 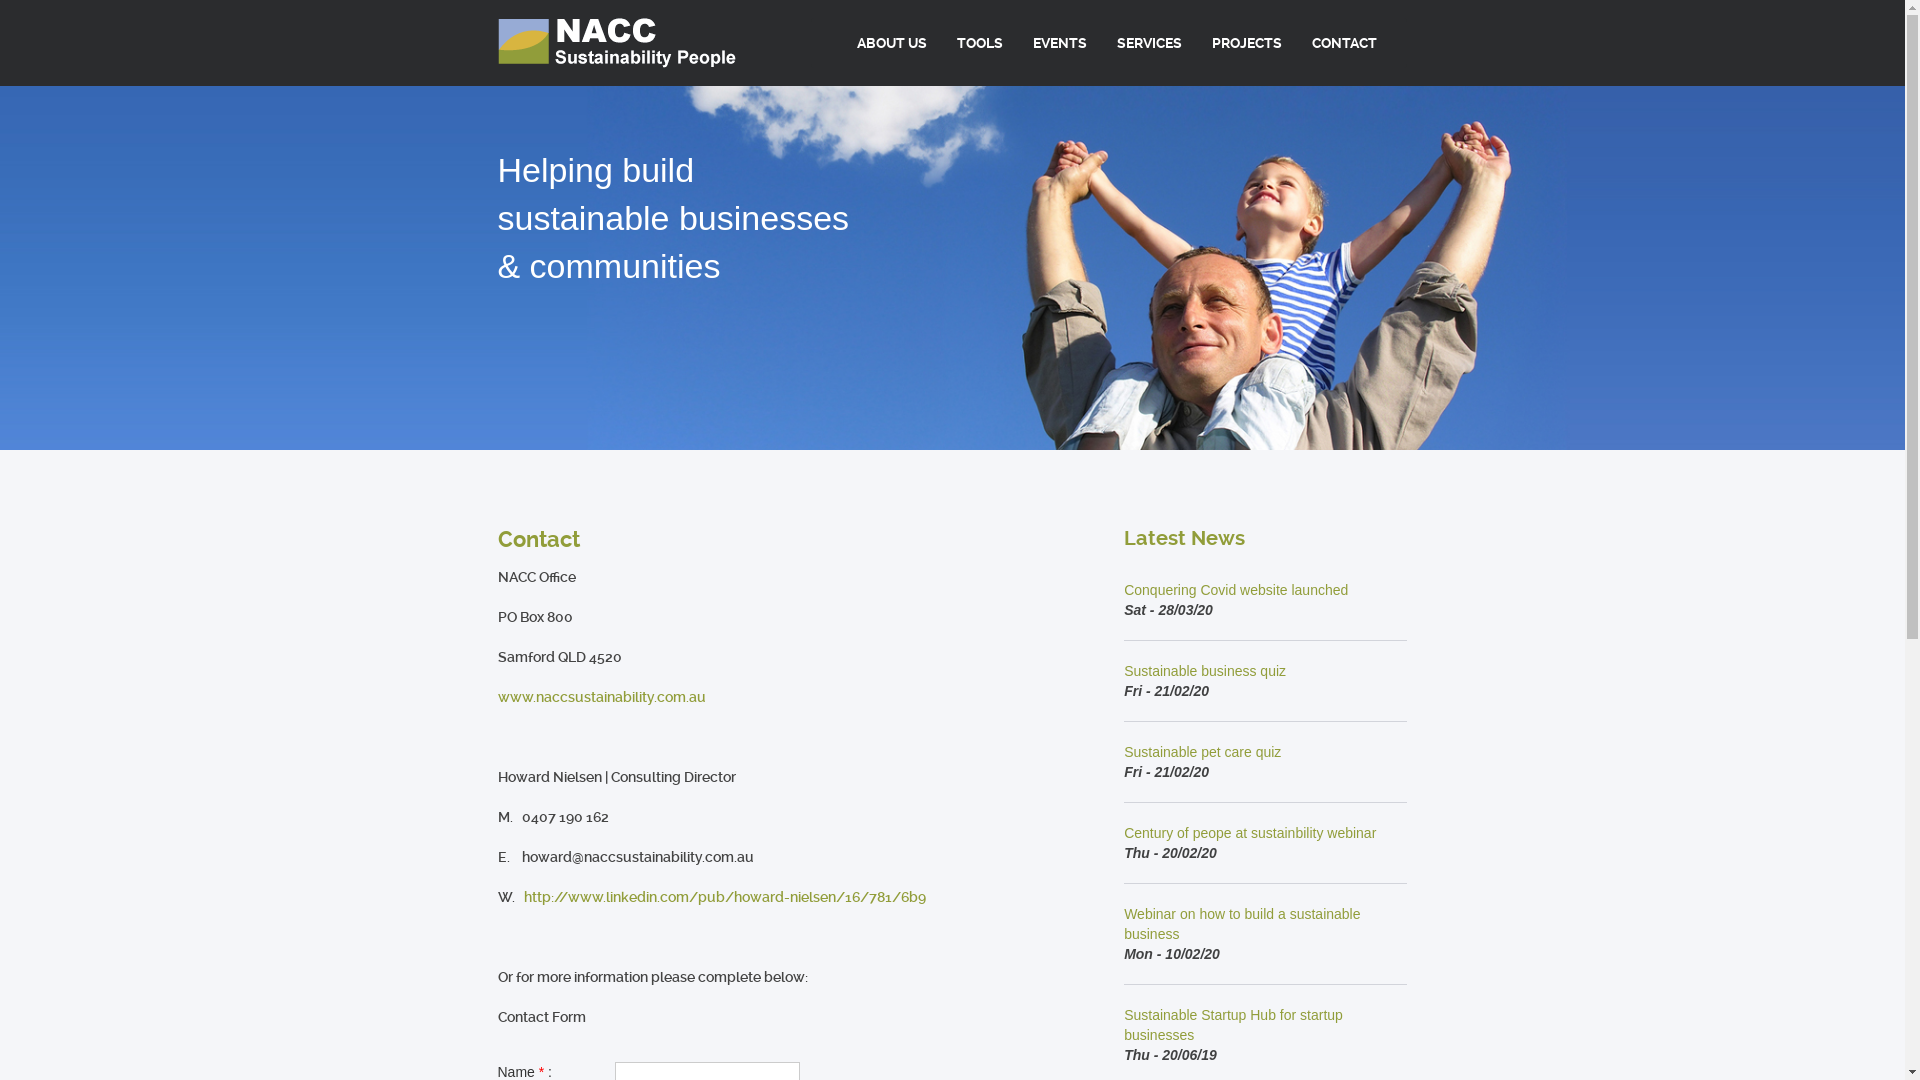 What do you see at coordinates (1344, 42) in the screenshot?
I see `'CONTACT'` at bounding box center [1344, 42].